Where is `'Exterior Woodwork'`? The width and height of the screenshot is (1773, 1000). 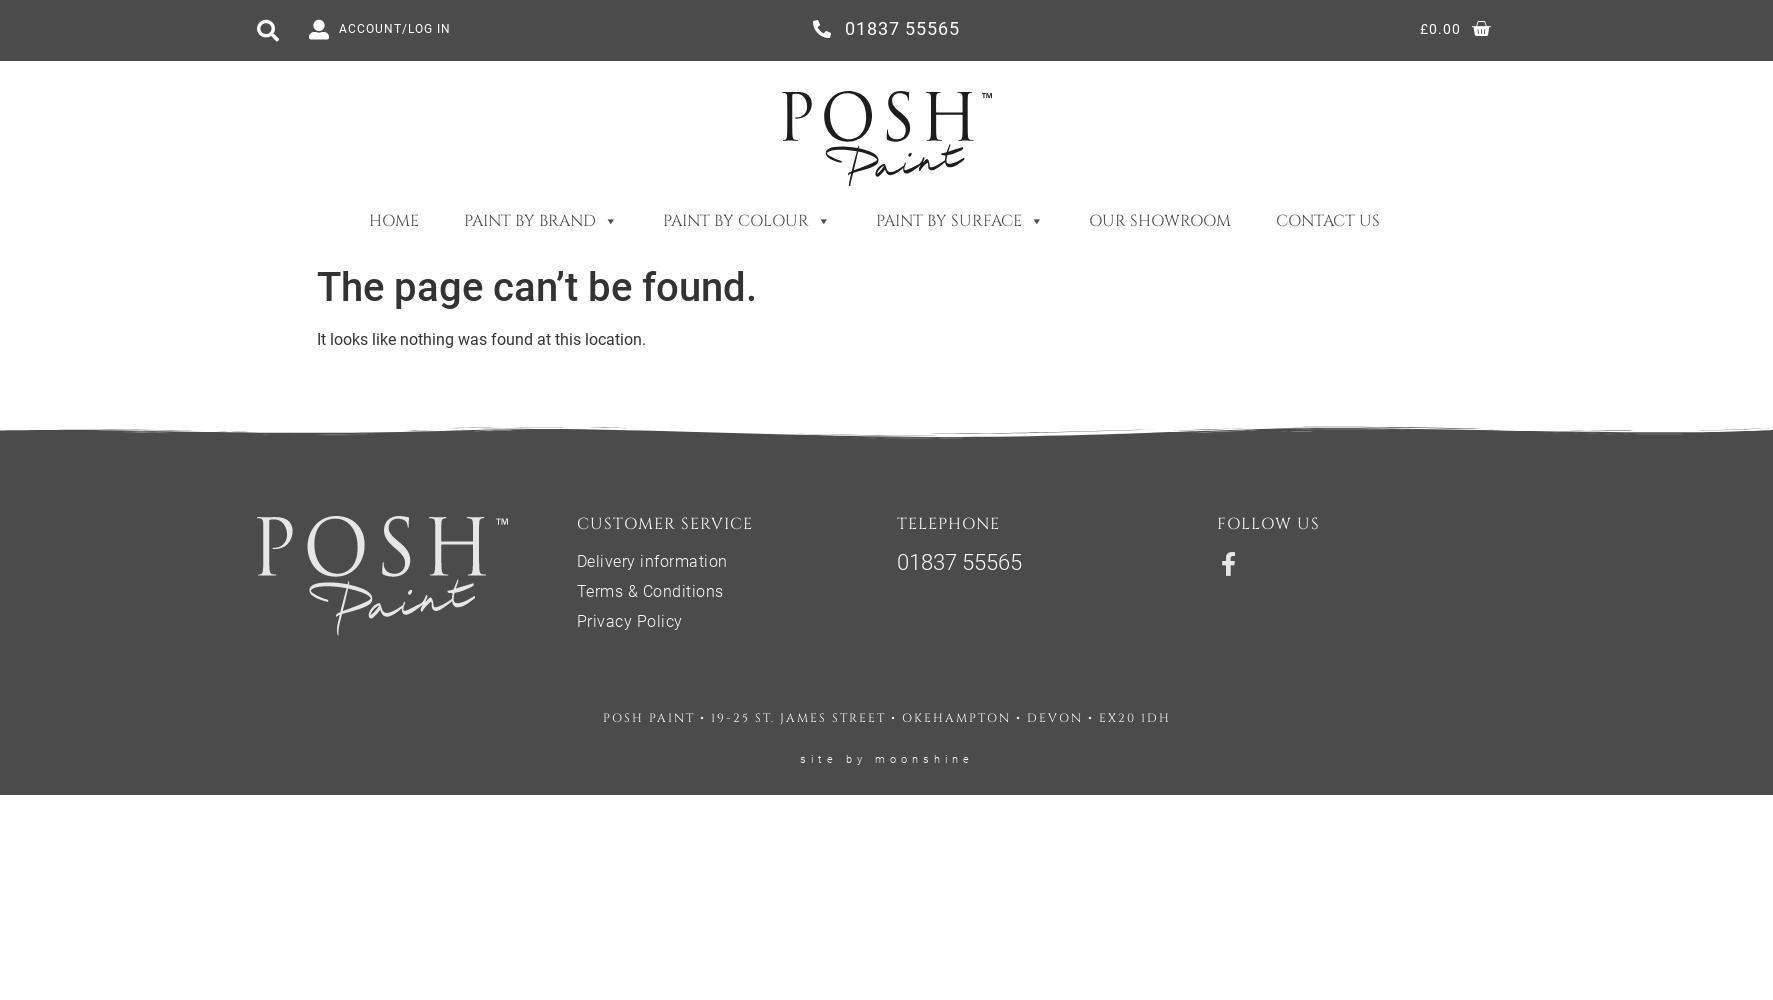 'Exterior Woodwork' is located at coordinates (994, 289).